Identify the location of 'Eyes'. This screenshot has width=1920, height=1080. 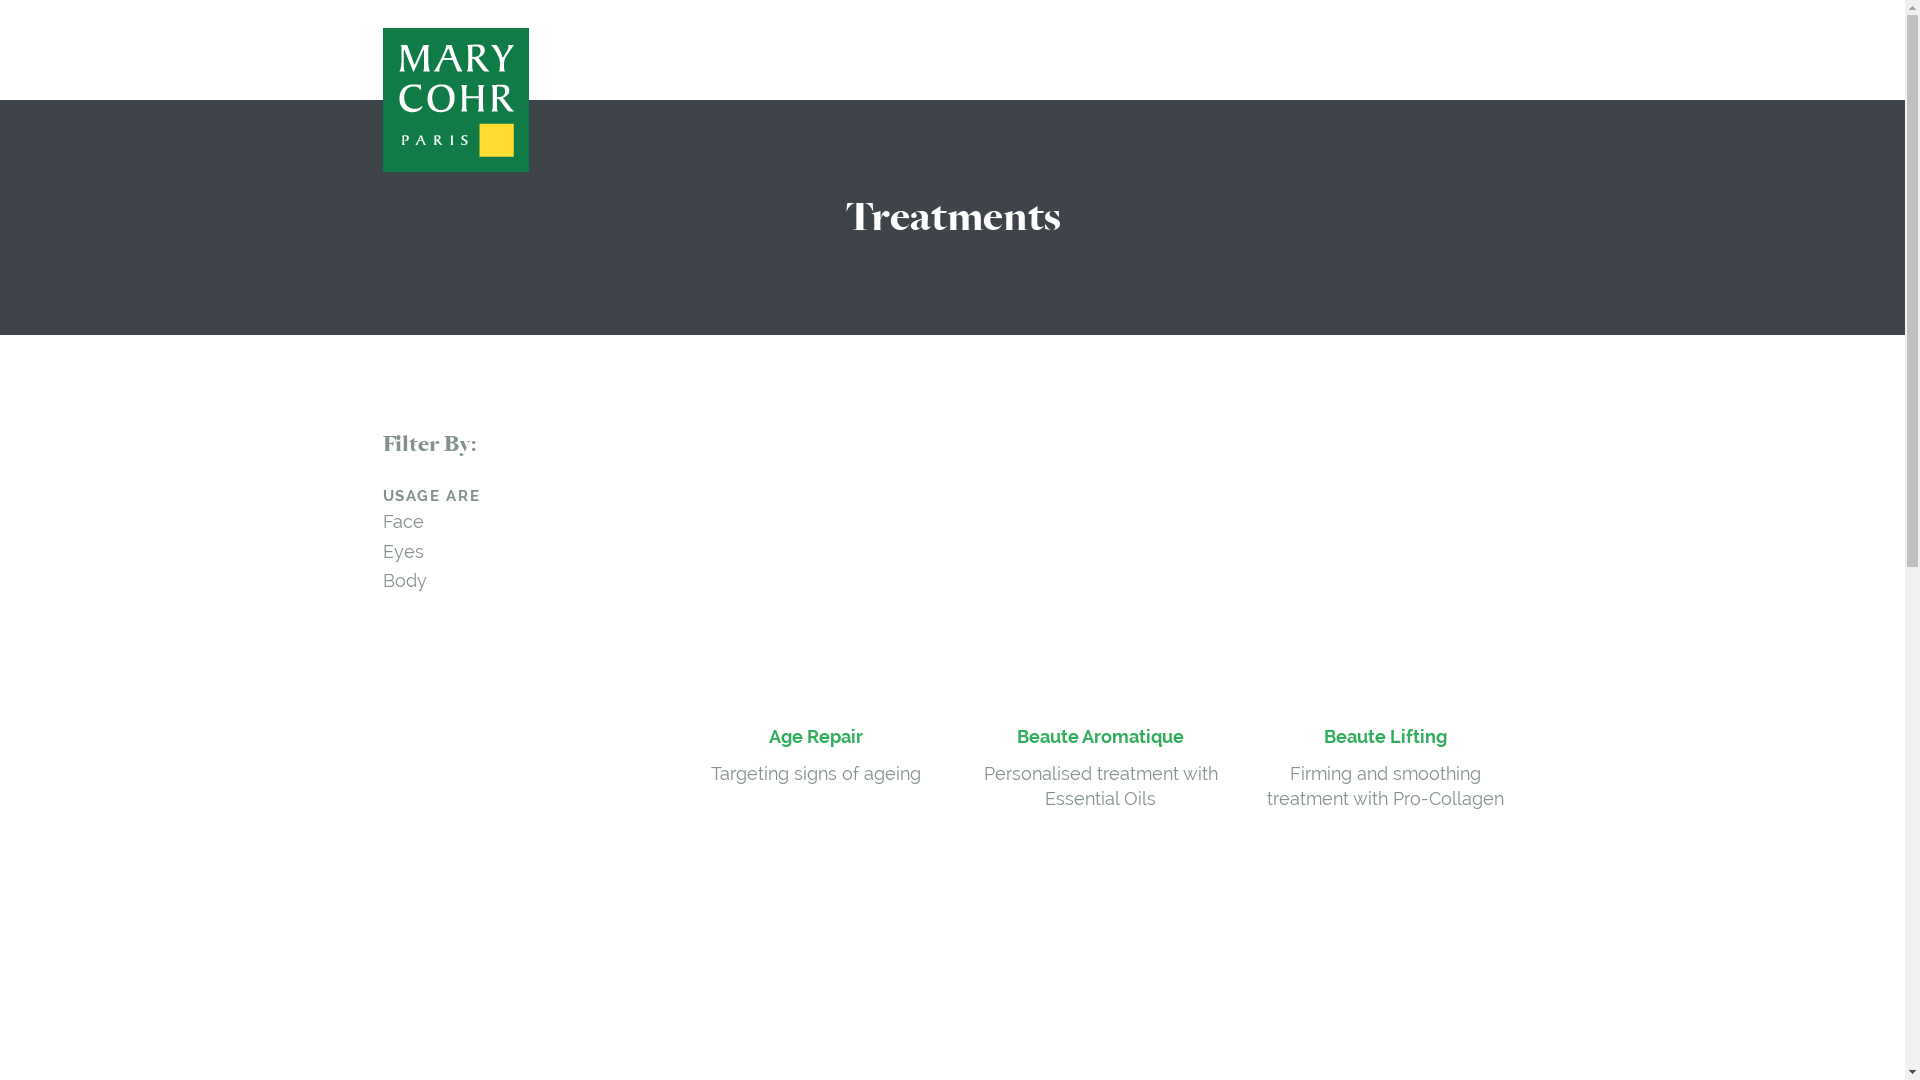
(401, 551).